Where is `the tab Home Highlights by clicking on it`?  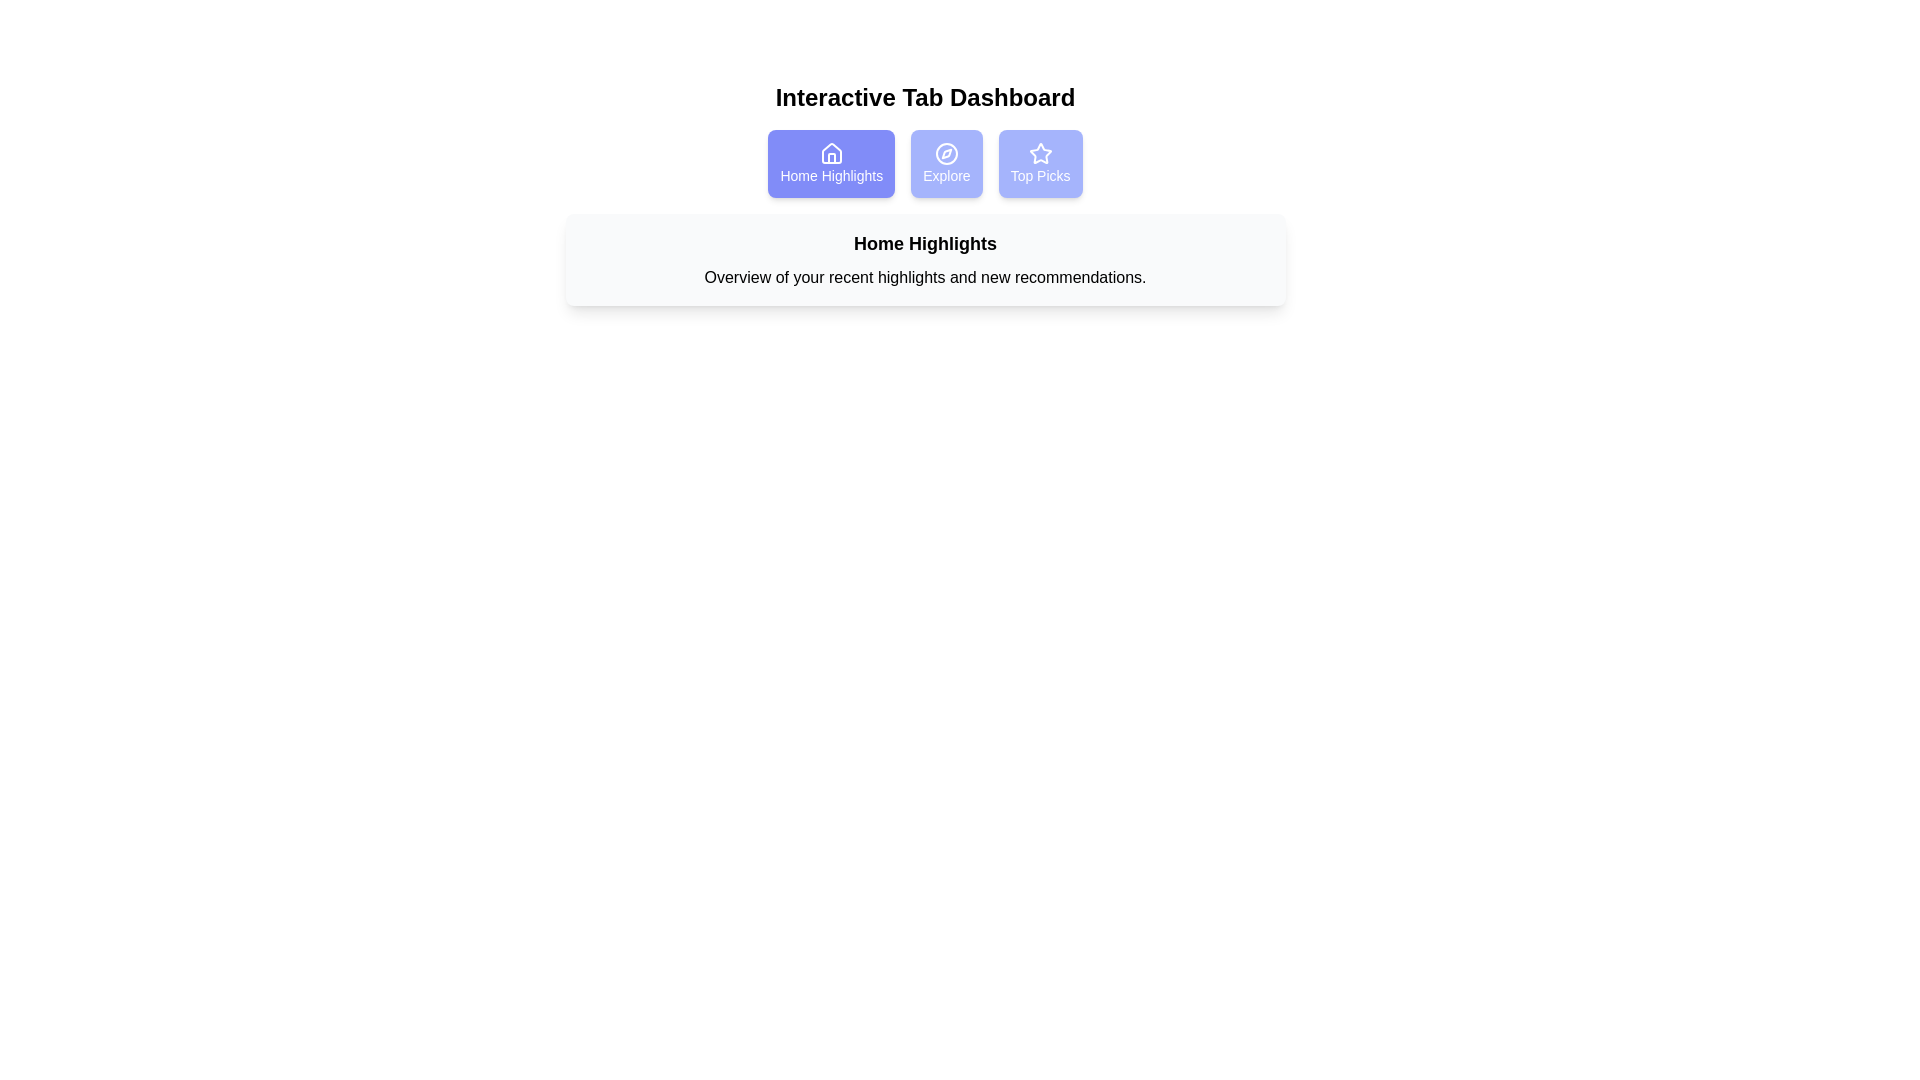 the tab Home Highlights by clicking on it is located at coordinates (831, 163).